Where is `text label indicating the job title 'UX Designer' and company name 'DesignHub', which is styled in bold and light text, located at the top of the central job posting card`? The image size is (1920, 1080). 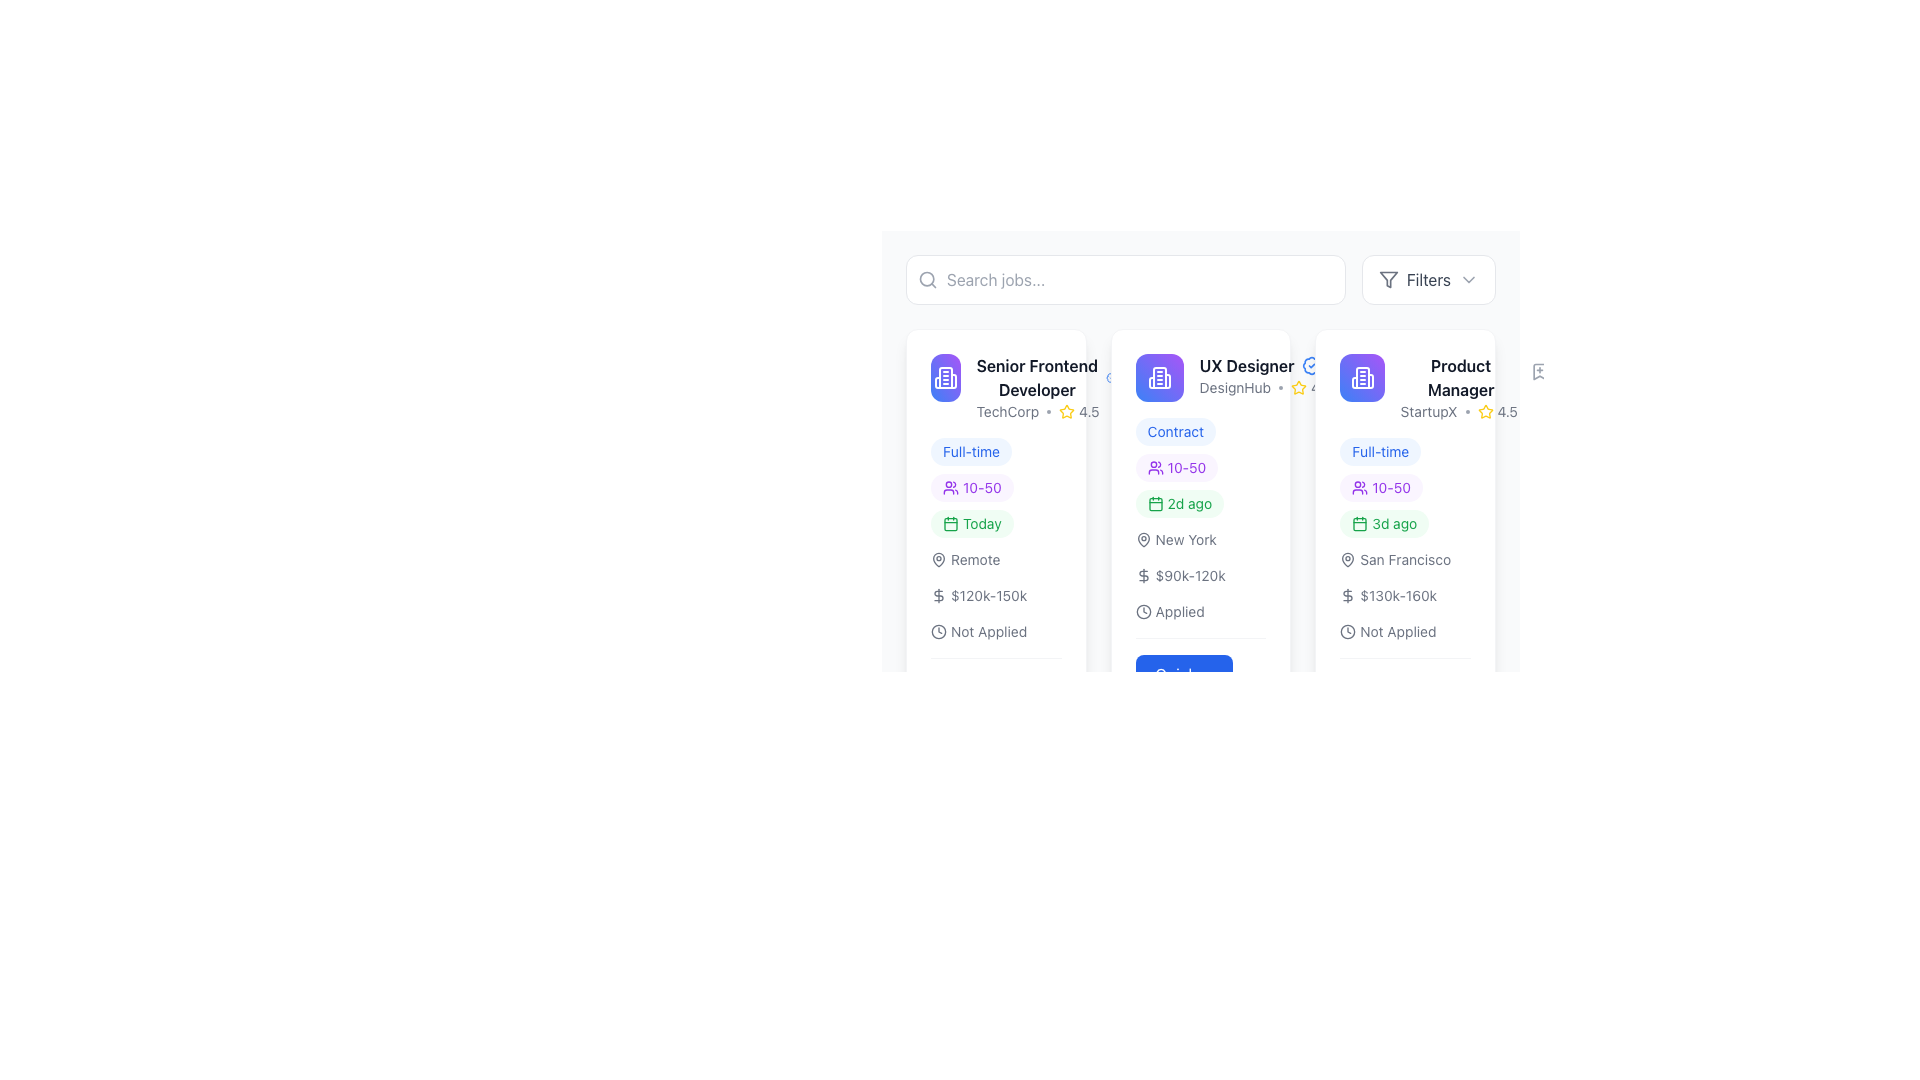 text label indicating the job title 'UX Designer' and company name 'DesignHub', which is styled in bold and light text, located at the top of the central job posting card is located at coordinates (1200, 378).